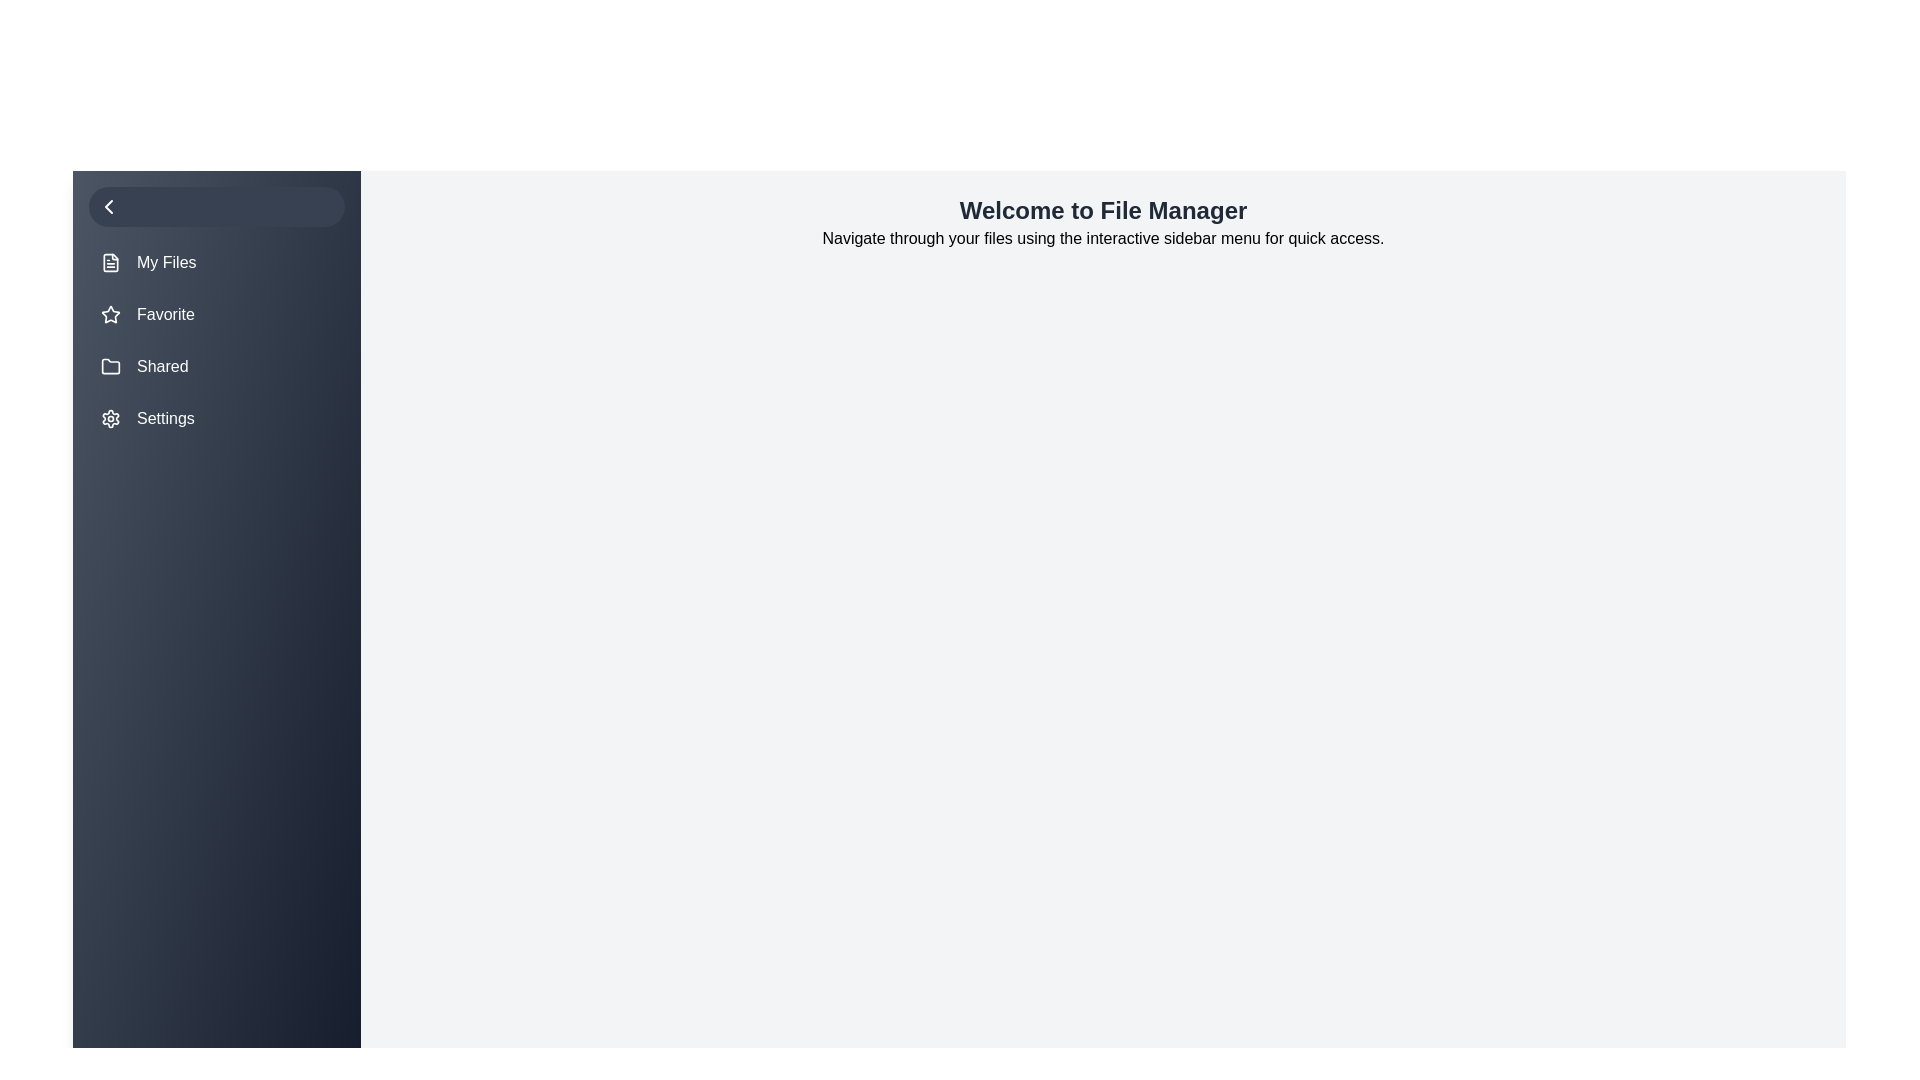  I want to click on the menu item labeled My Files, so click(216, 261).